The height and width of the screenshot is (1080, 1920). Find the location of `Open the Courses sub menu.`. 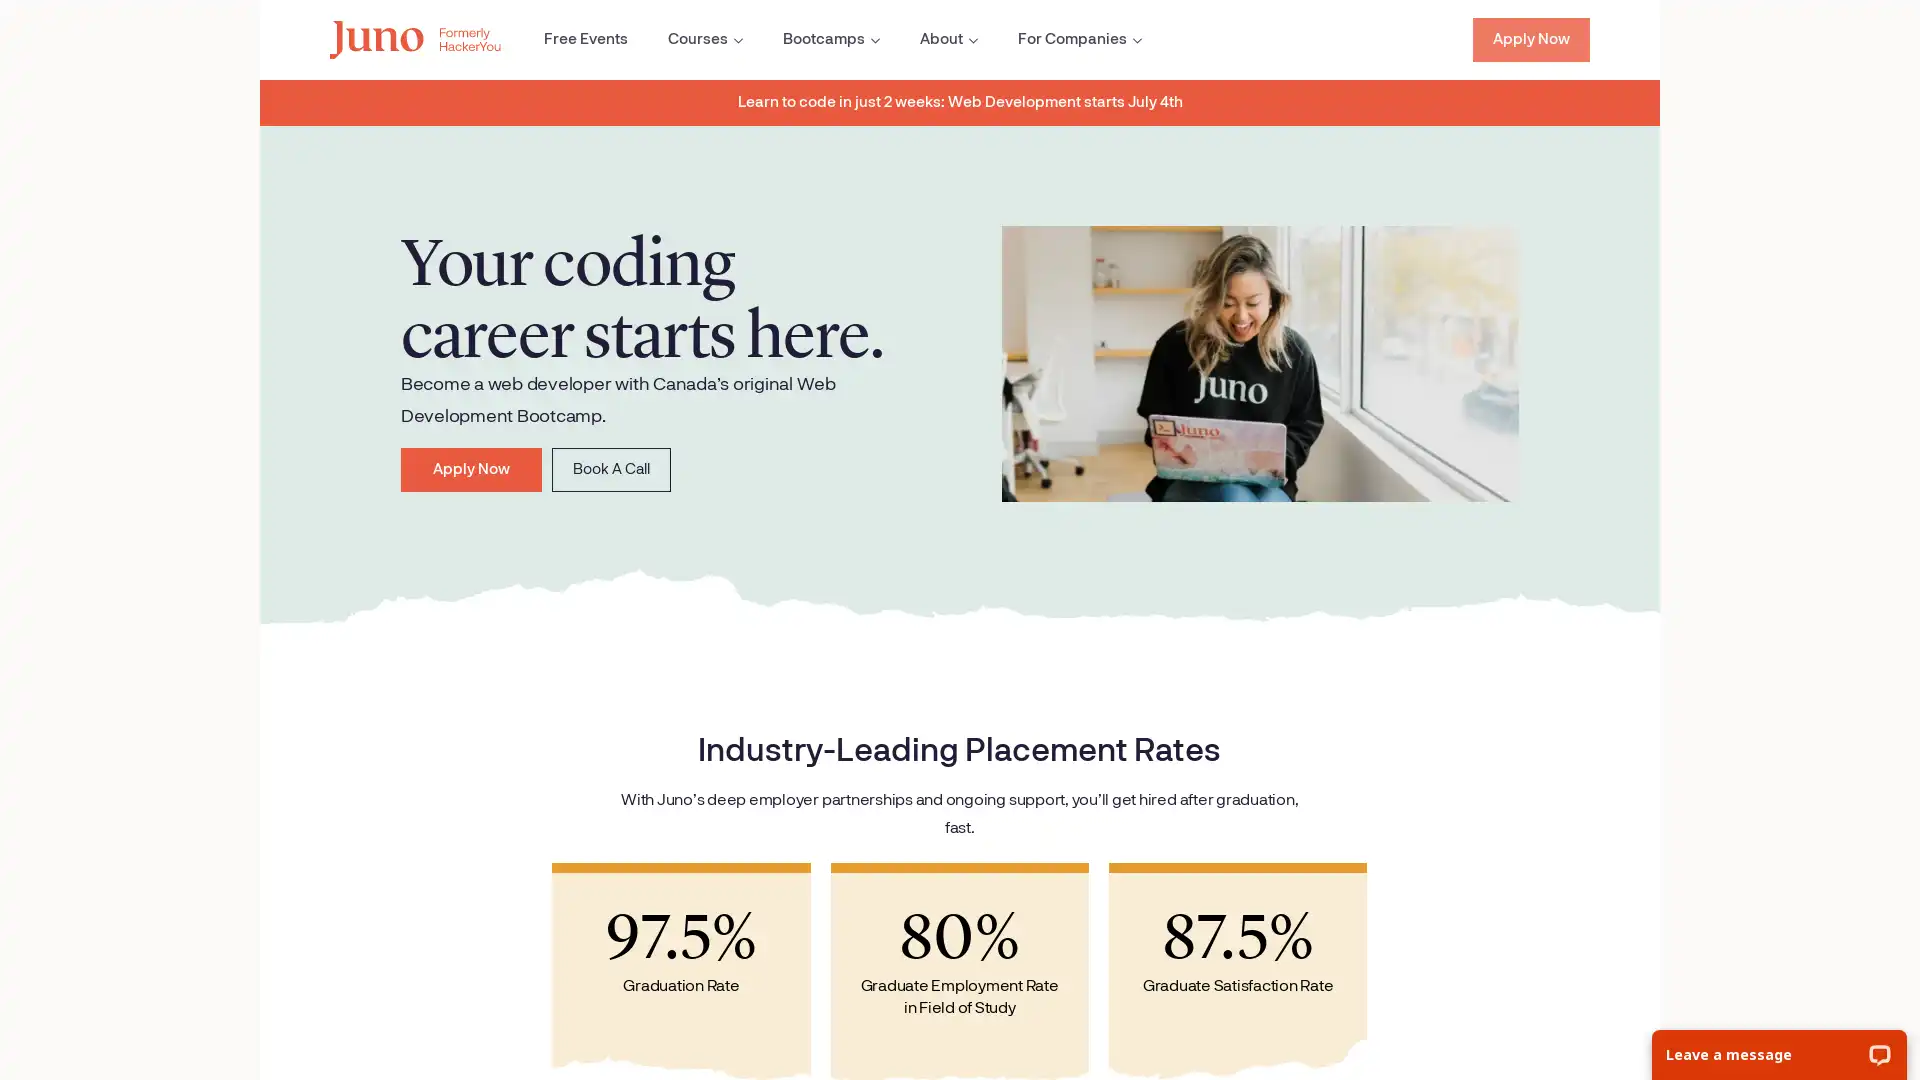

Open the Courses sub menu. is located at coordinates (687, 39).